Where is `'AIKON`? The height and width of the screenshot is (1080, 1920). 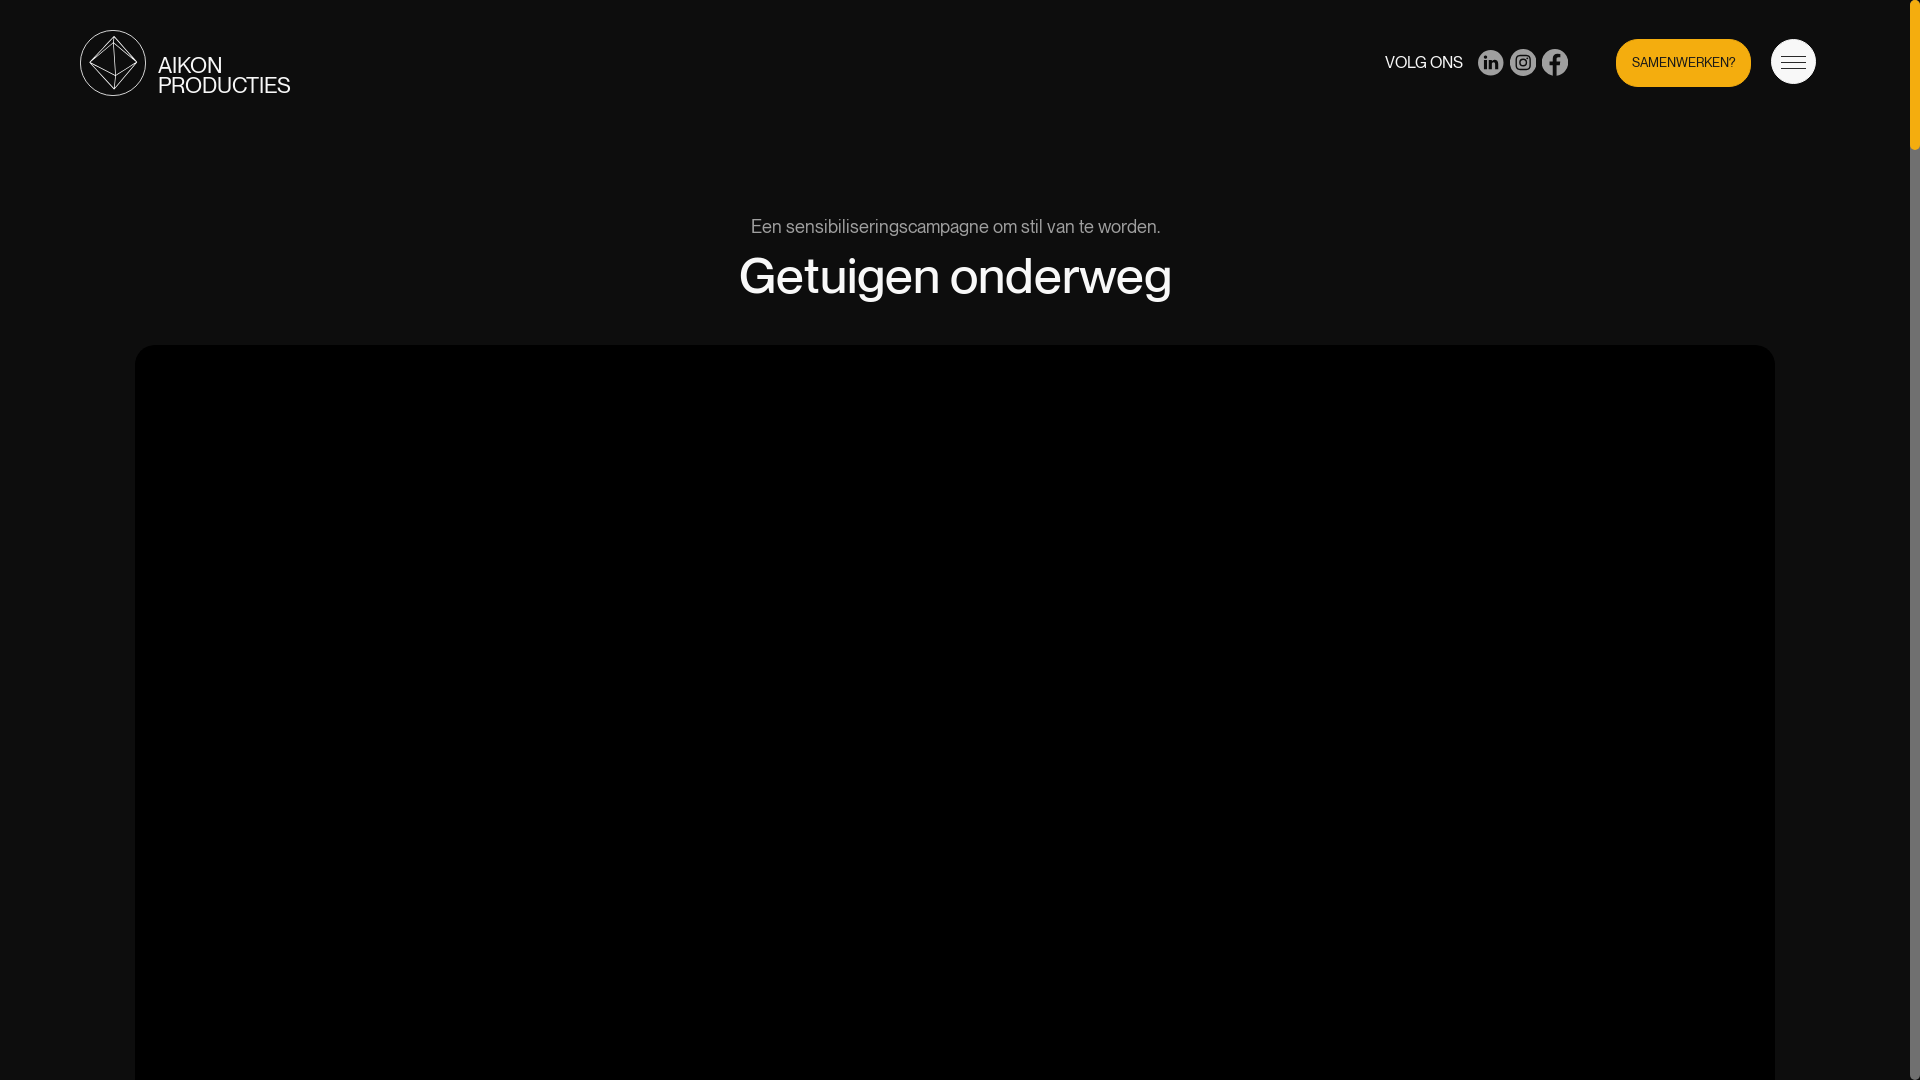
'AIKON is located at coordinates (80, 61).